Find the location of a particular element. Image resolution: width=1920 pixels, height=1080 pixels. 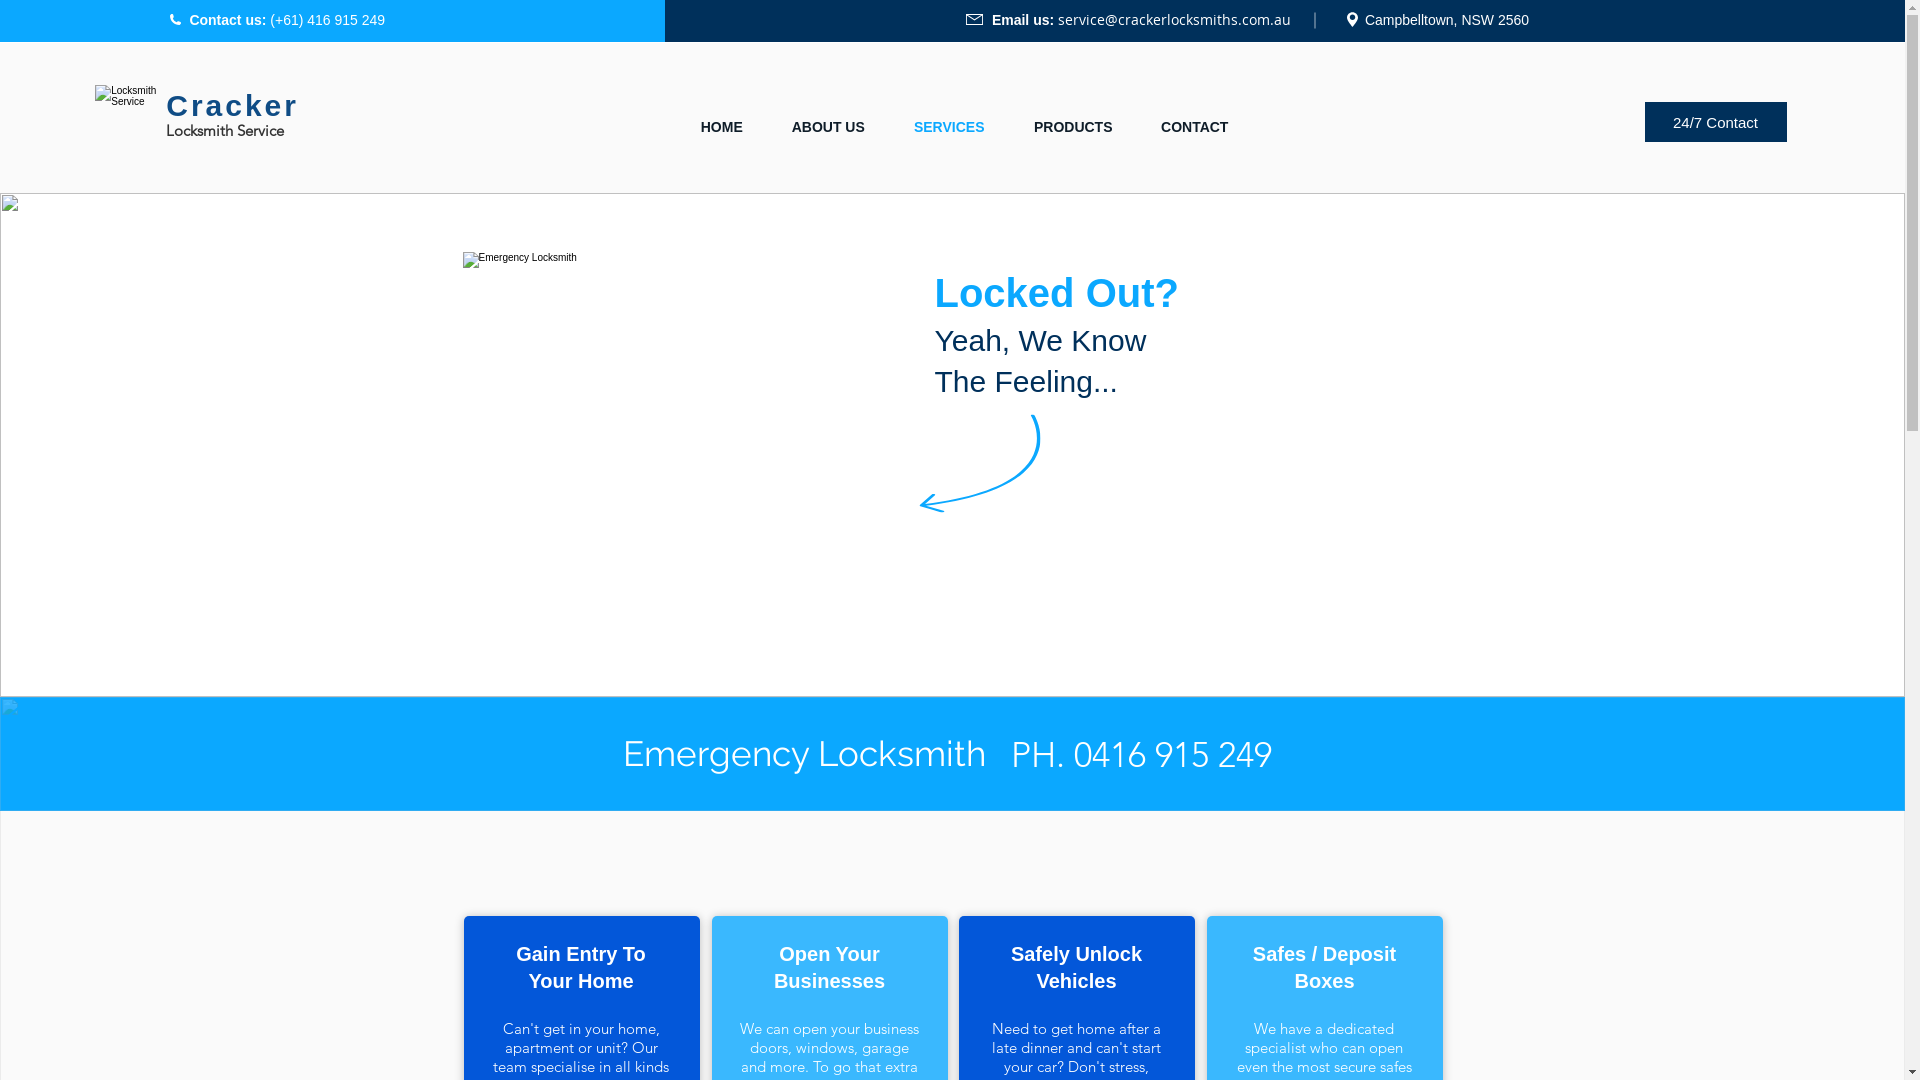

'HOME' is located at coordinates (720, 127).